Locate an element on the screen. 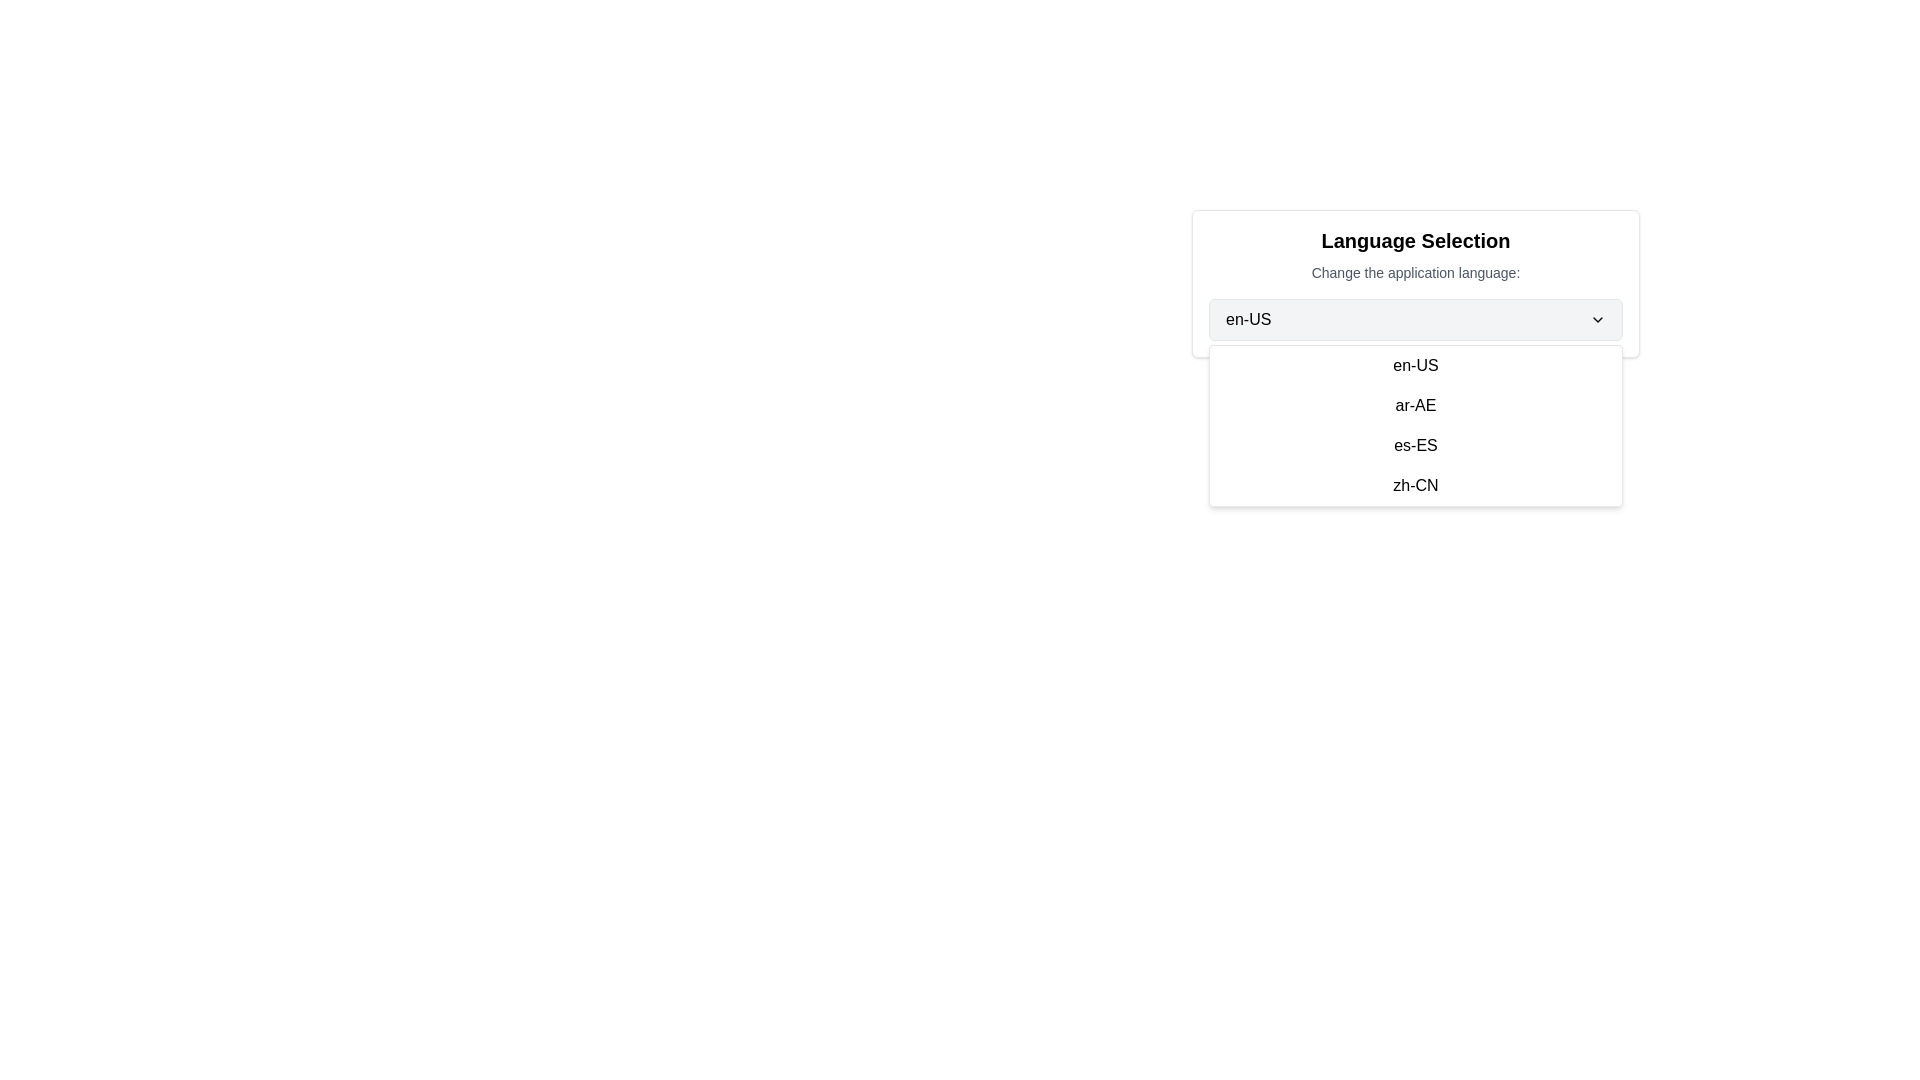 The height and width of the screenshot is (1080, 1920). the menu item labeled 'es-ES' which is the third item in the dropdown menu, positioned below 'ar-AE' and above 'zh-CN' is located at coordinates (1415, 445).